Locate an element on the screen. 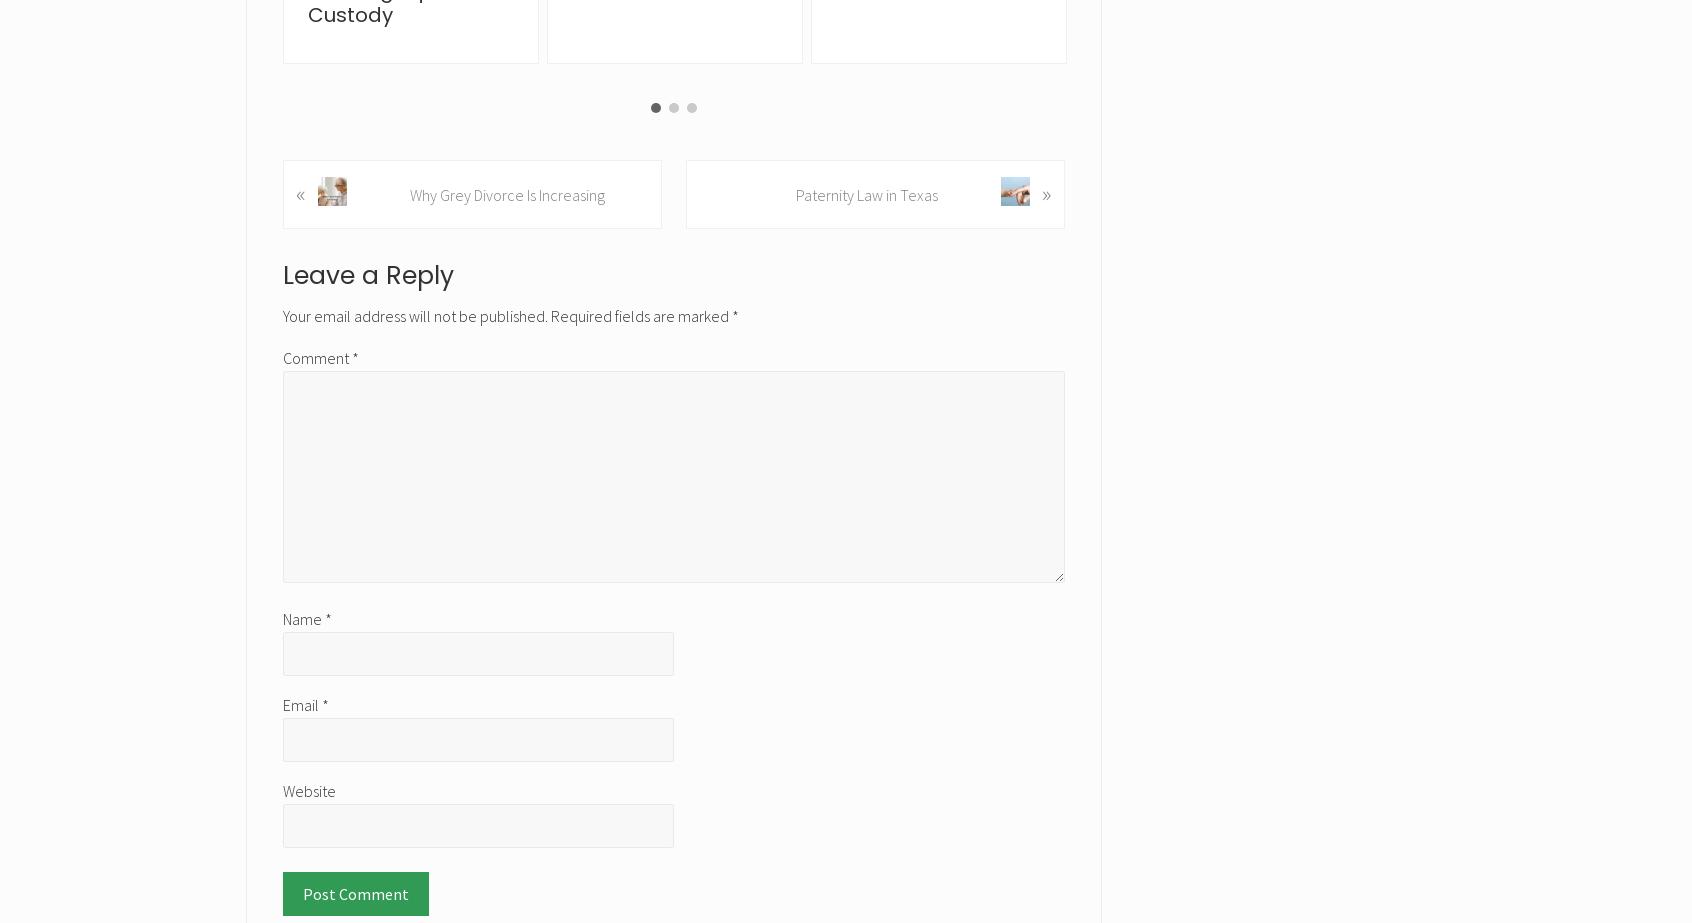  'Name' is located at coordinates (303, 617).